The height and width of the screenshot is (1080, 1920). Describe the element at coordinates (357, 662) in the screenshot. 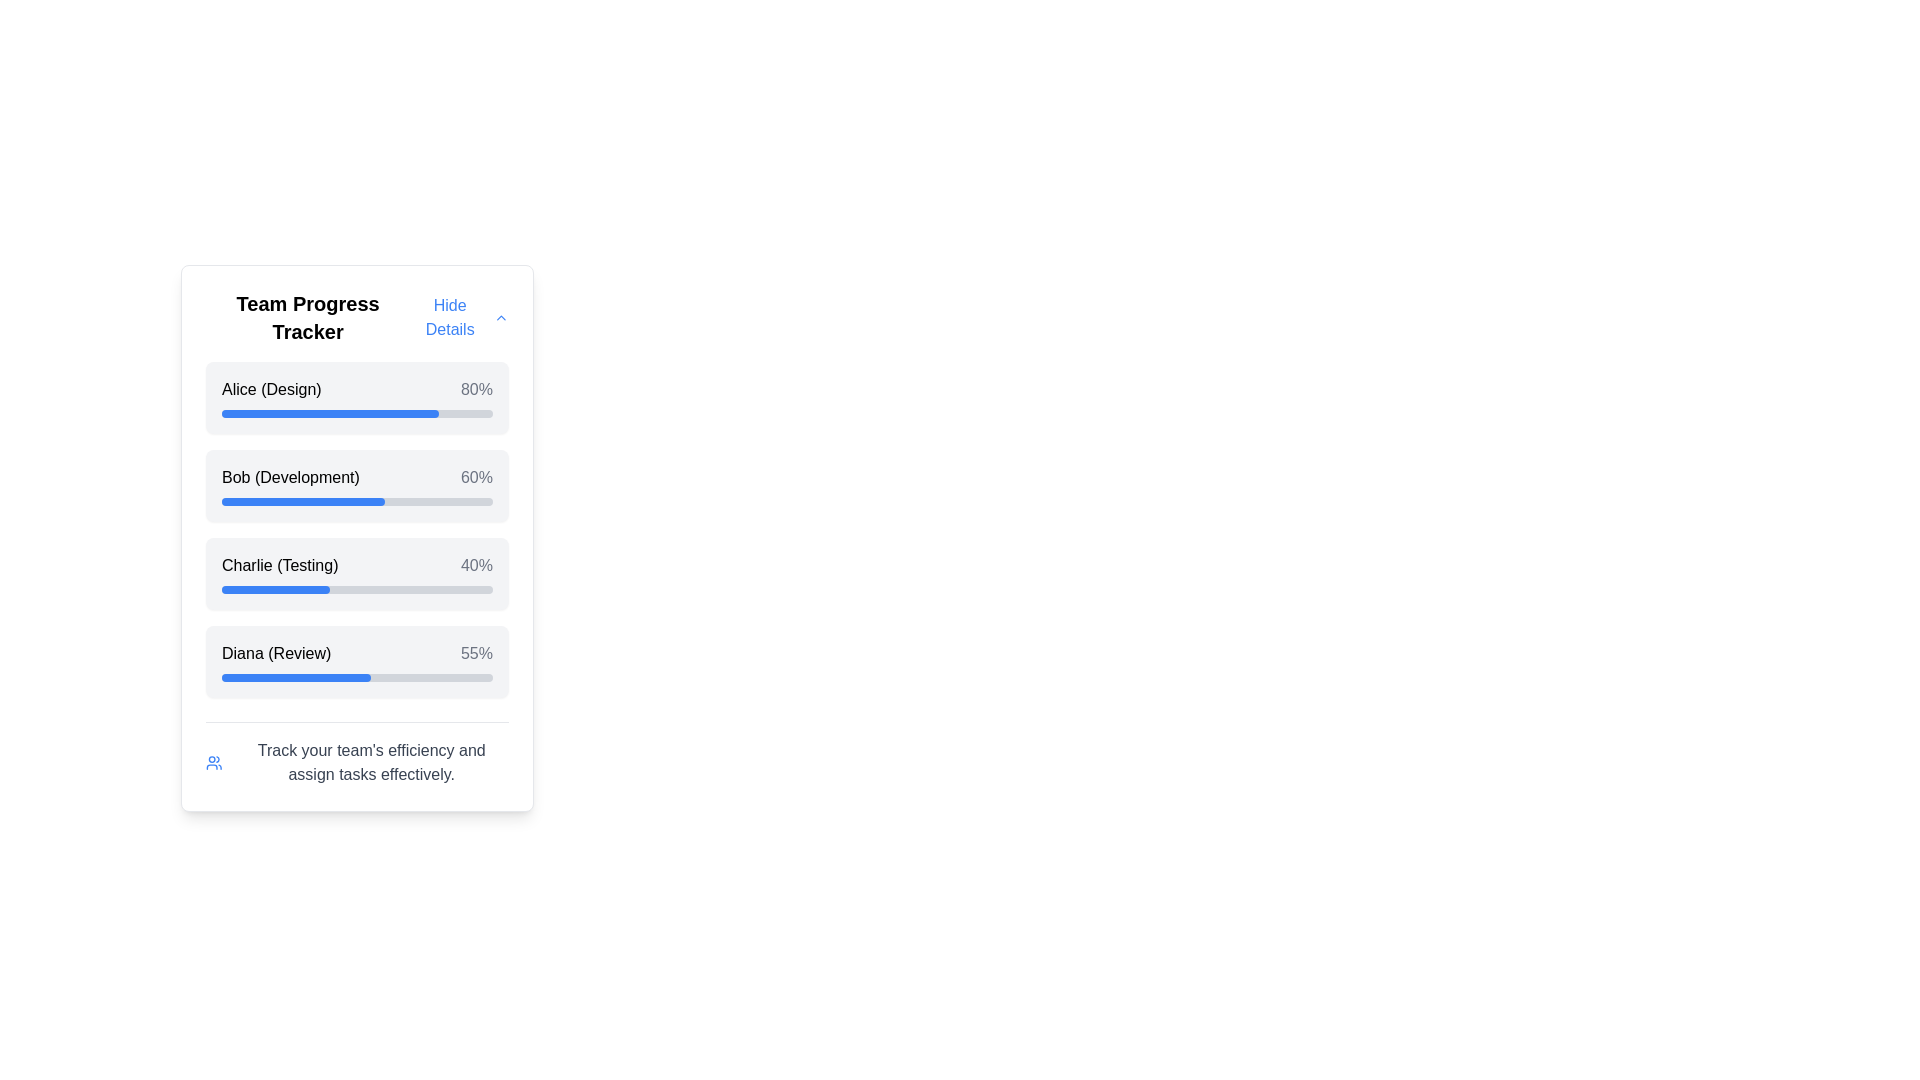

I see `the Progress card labeled 'Diana (Review)' which displays a 55% completion percentage, positioned at the bottom of the vertical list in the 'Team Progress Tracker'` at that location.